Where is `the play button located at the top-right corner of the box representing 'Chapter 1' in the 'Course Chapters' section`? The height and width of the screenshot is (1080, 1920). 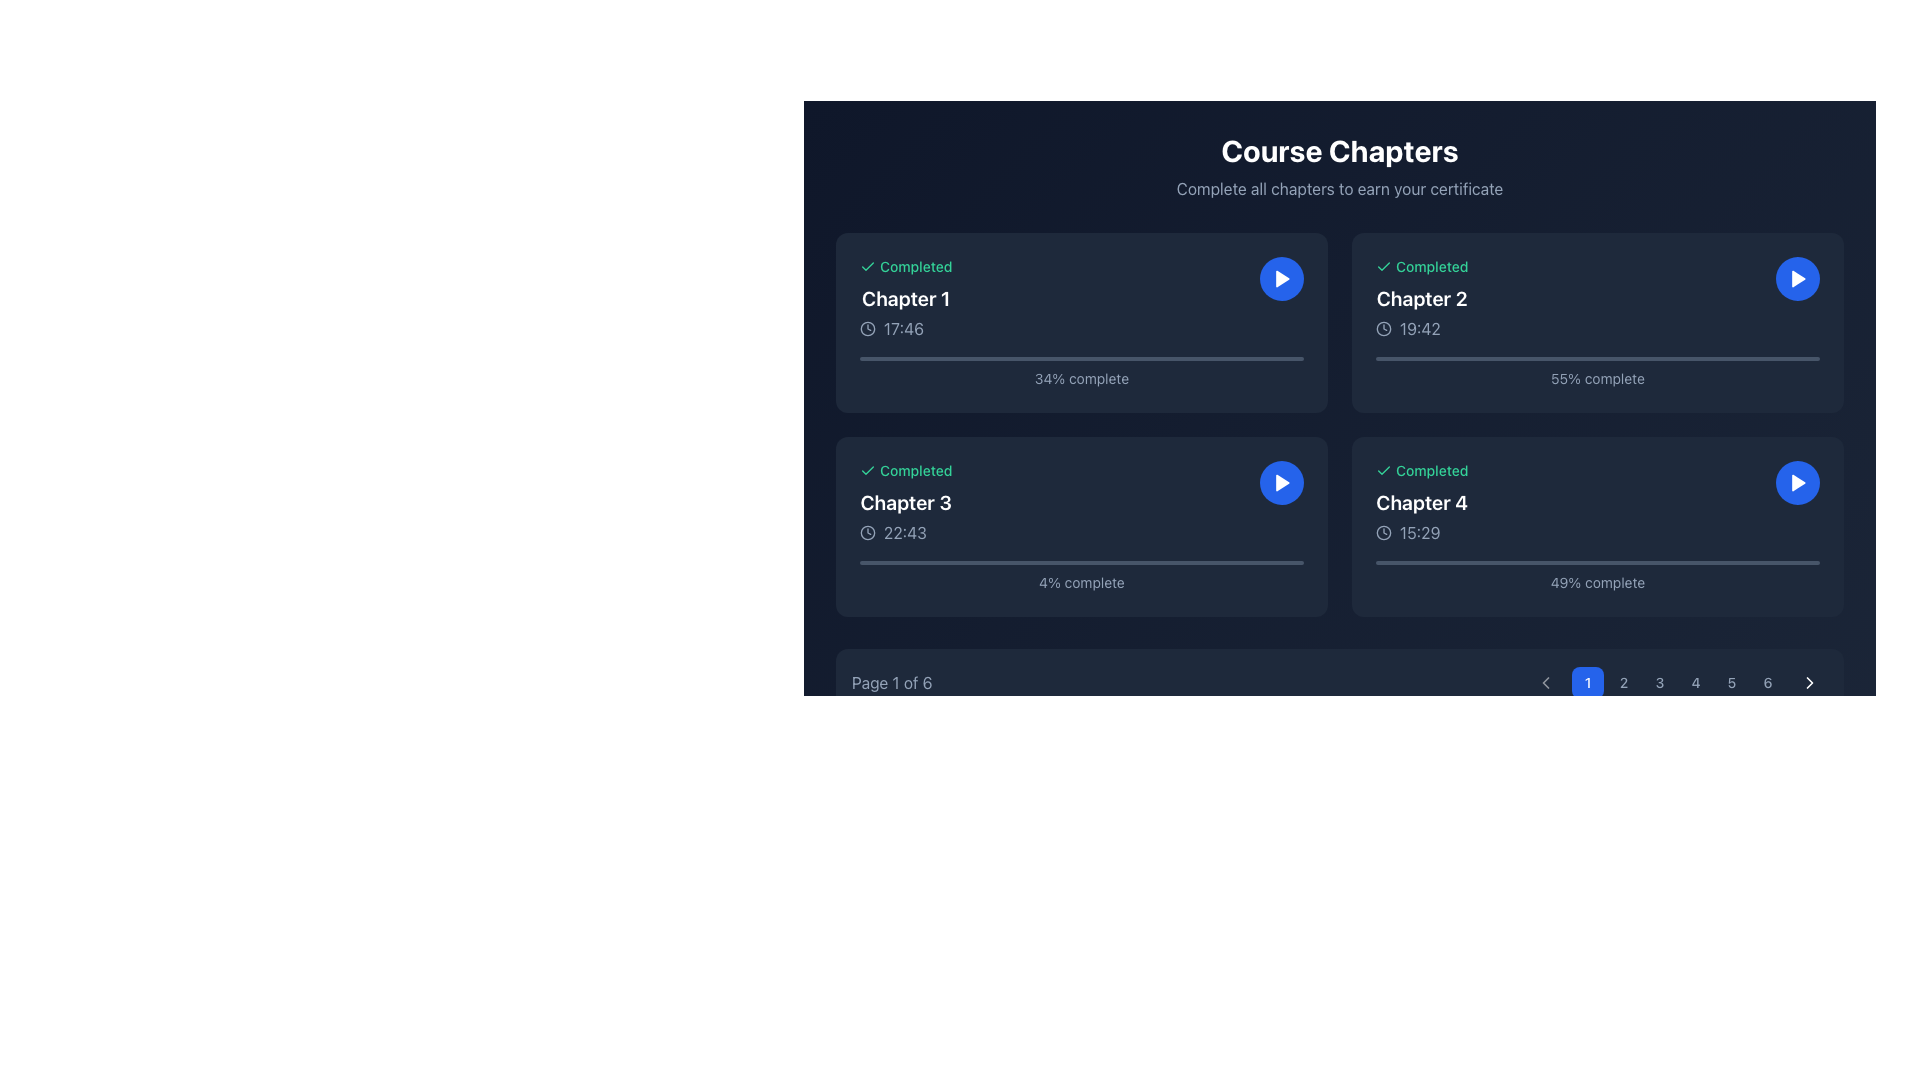 the play button located at the top-right corner of the box representing 'Chapter 1' in the 'Course Chapters' section is located at coordinates (1281, 278).